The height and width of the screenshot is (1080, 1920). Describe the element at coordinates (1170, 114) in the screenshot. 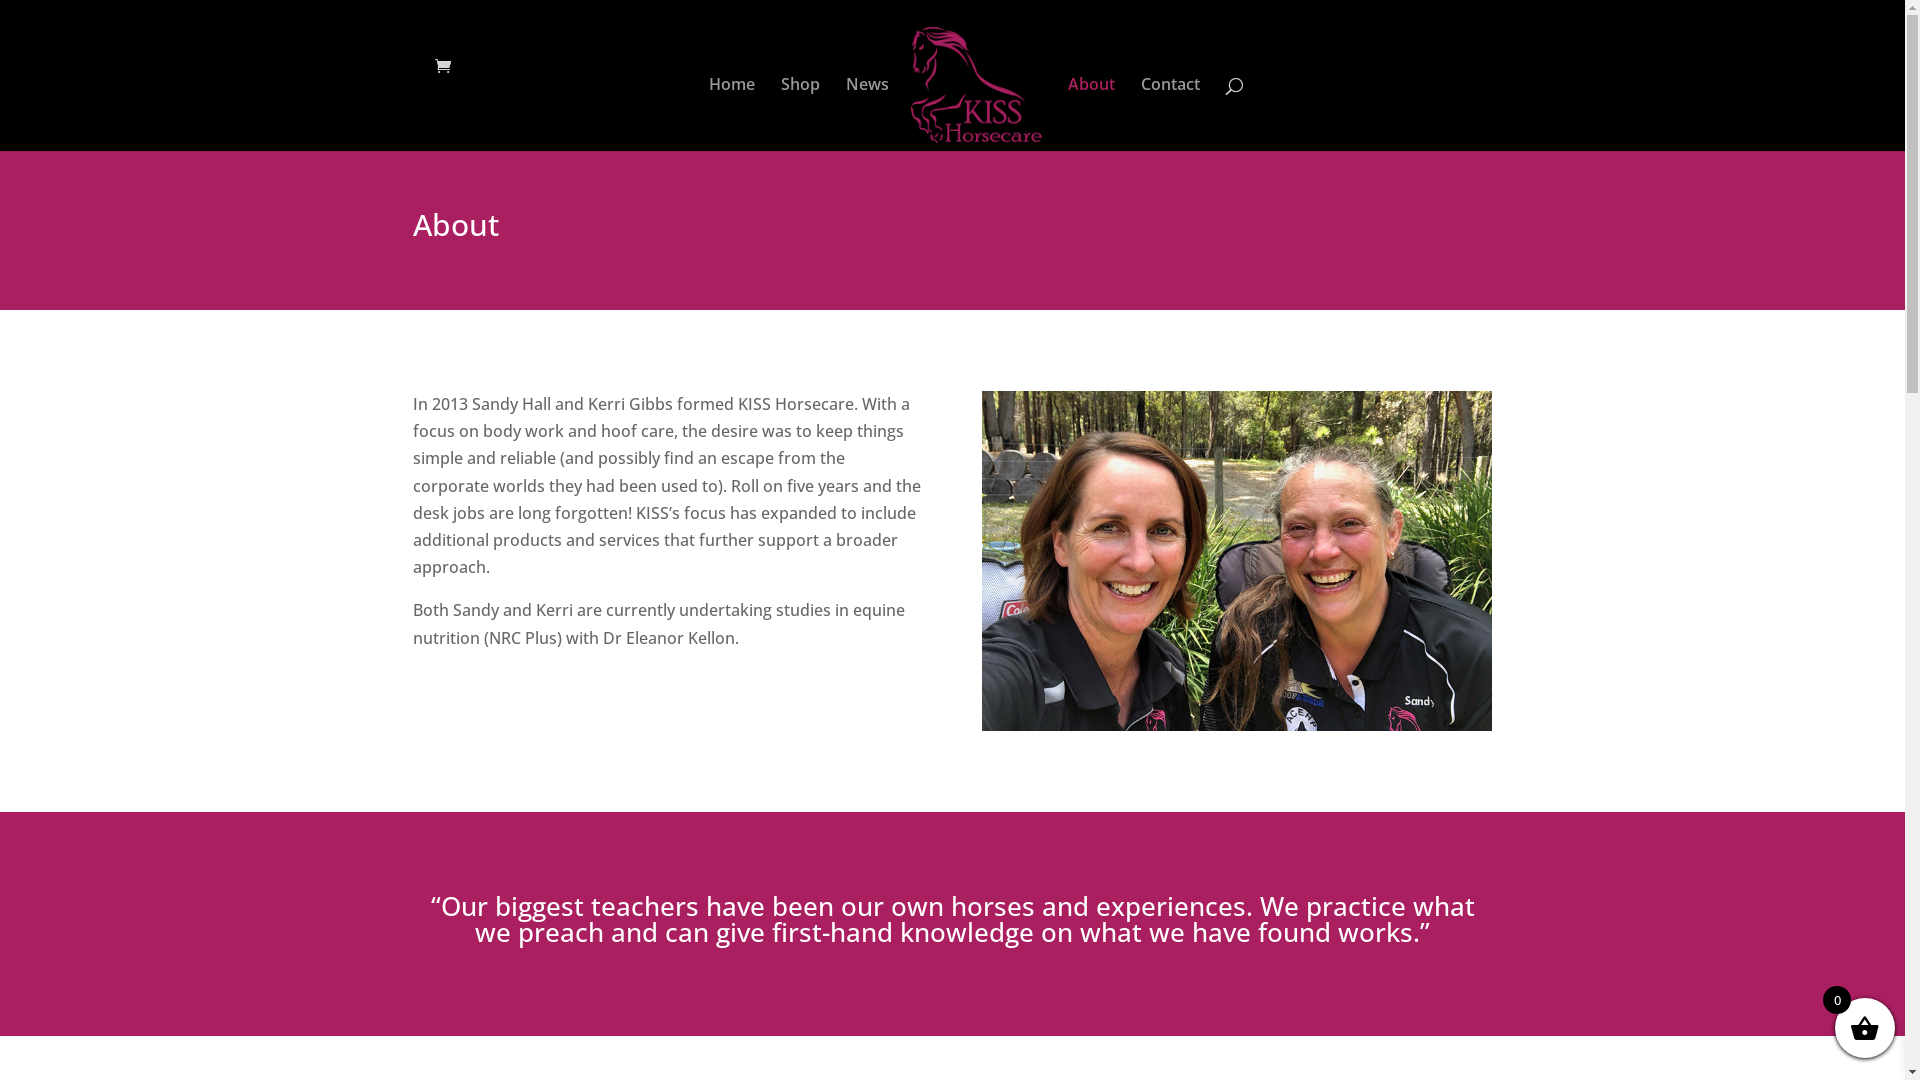

I see `'Contact'` at that location.